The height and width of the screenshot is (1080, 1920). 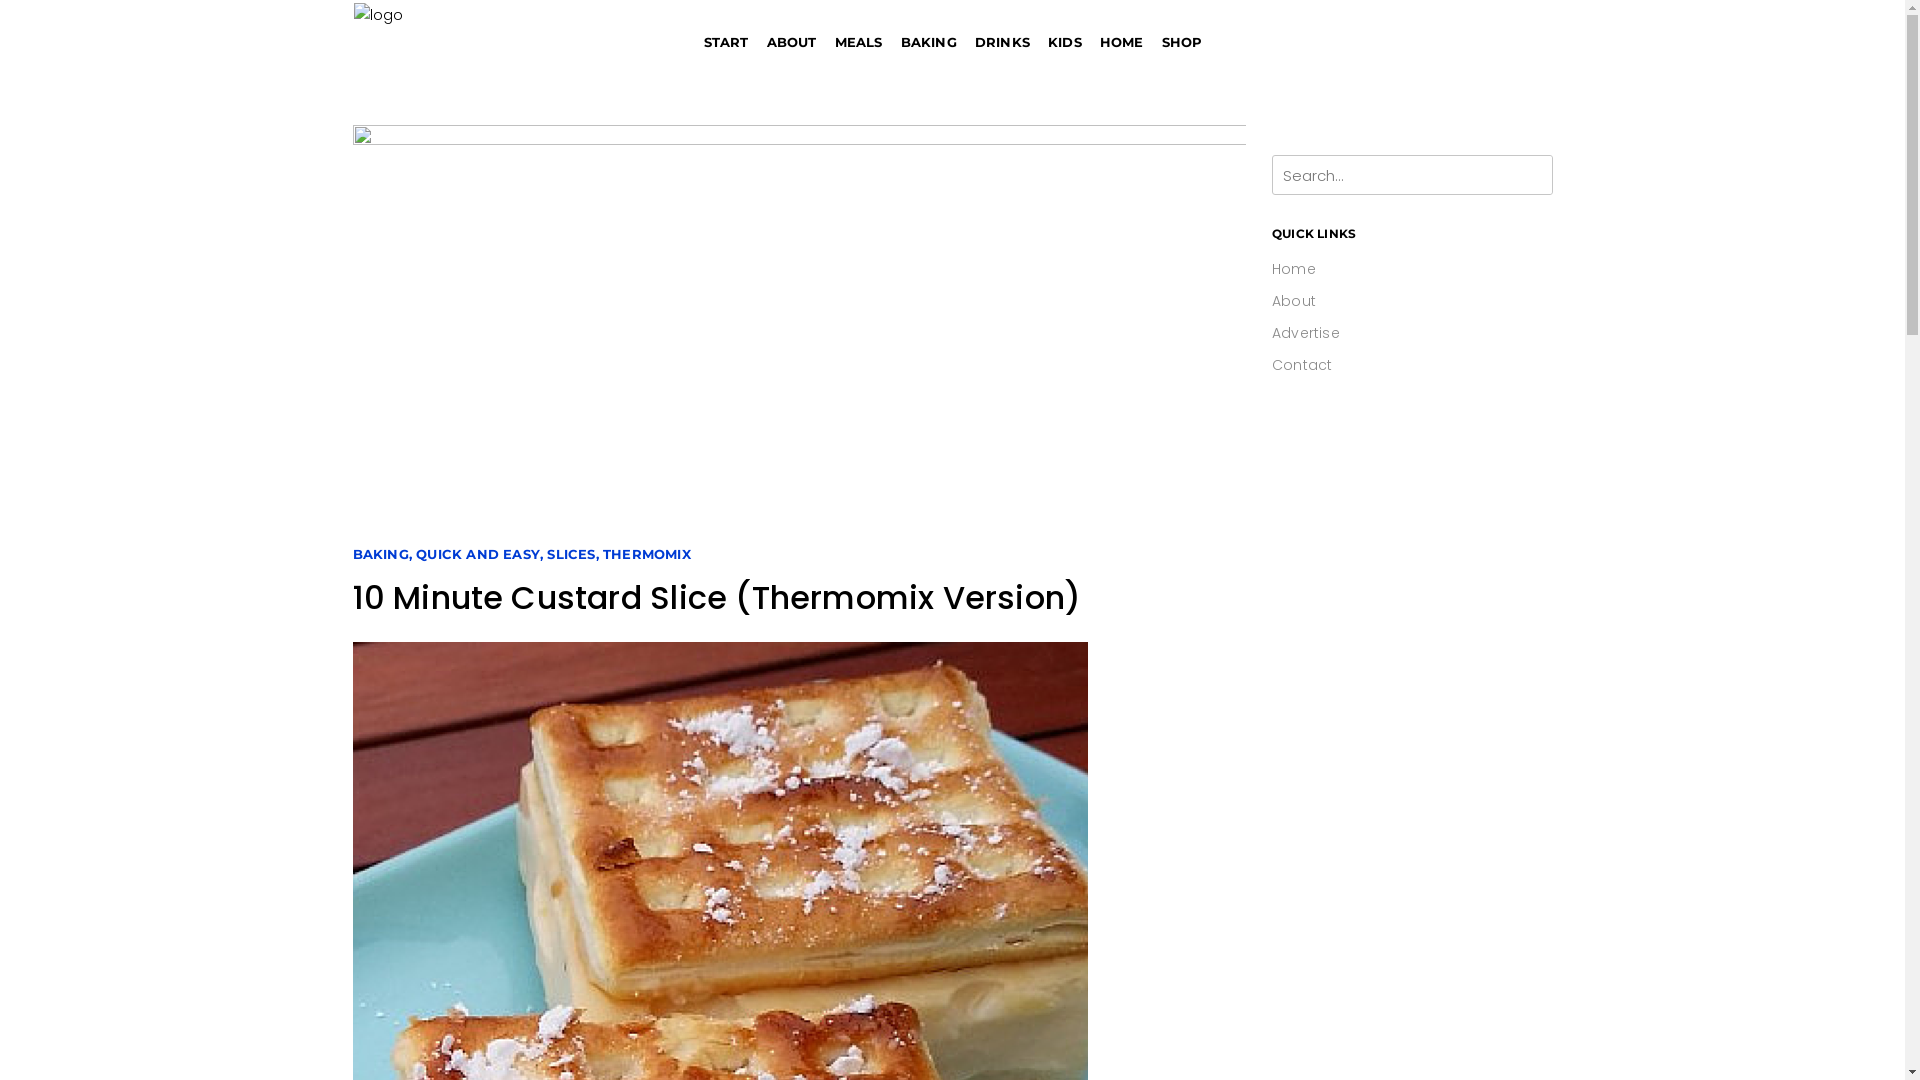 What do you see at coordinates (1122, 42) in the screenshot?
I see `'HOME'` at bounding box center [1122, 42].